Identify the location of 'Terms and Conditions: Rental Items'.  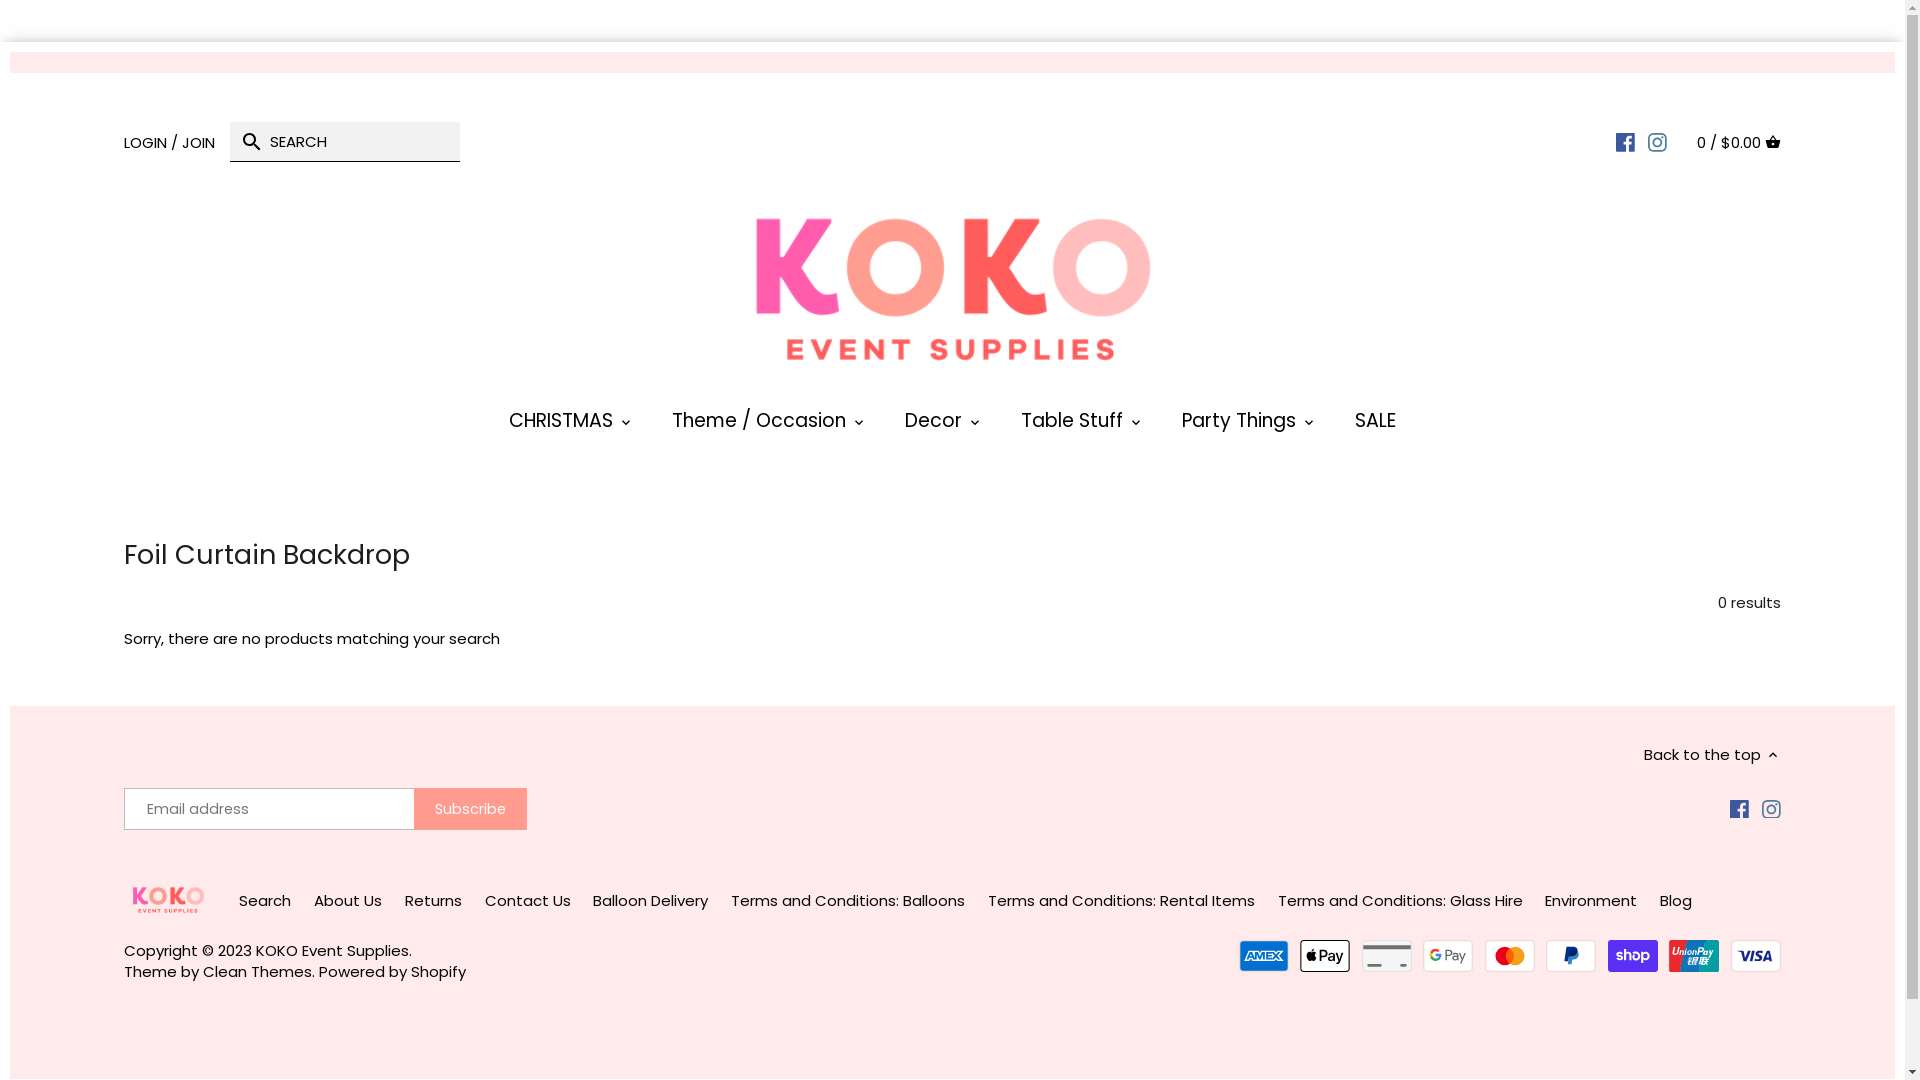
(1121, 900).